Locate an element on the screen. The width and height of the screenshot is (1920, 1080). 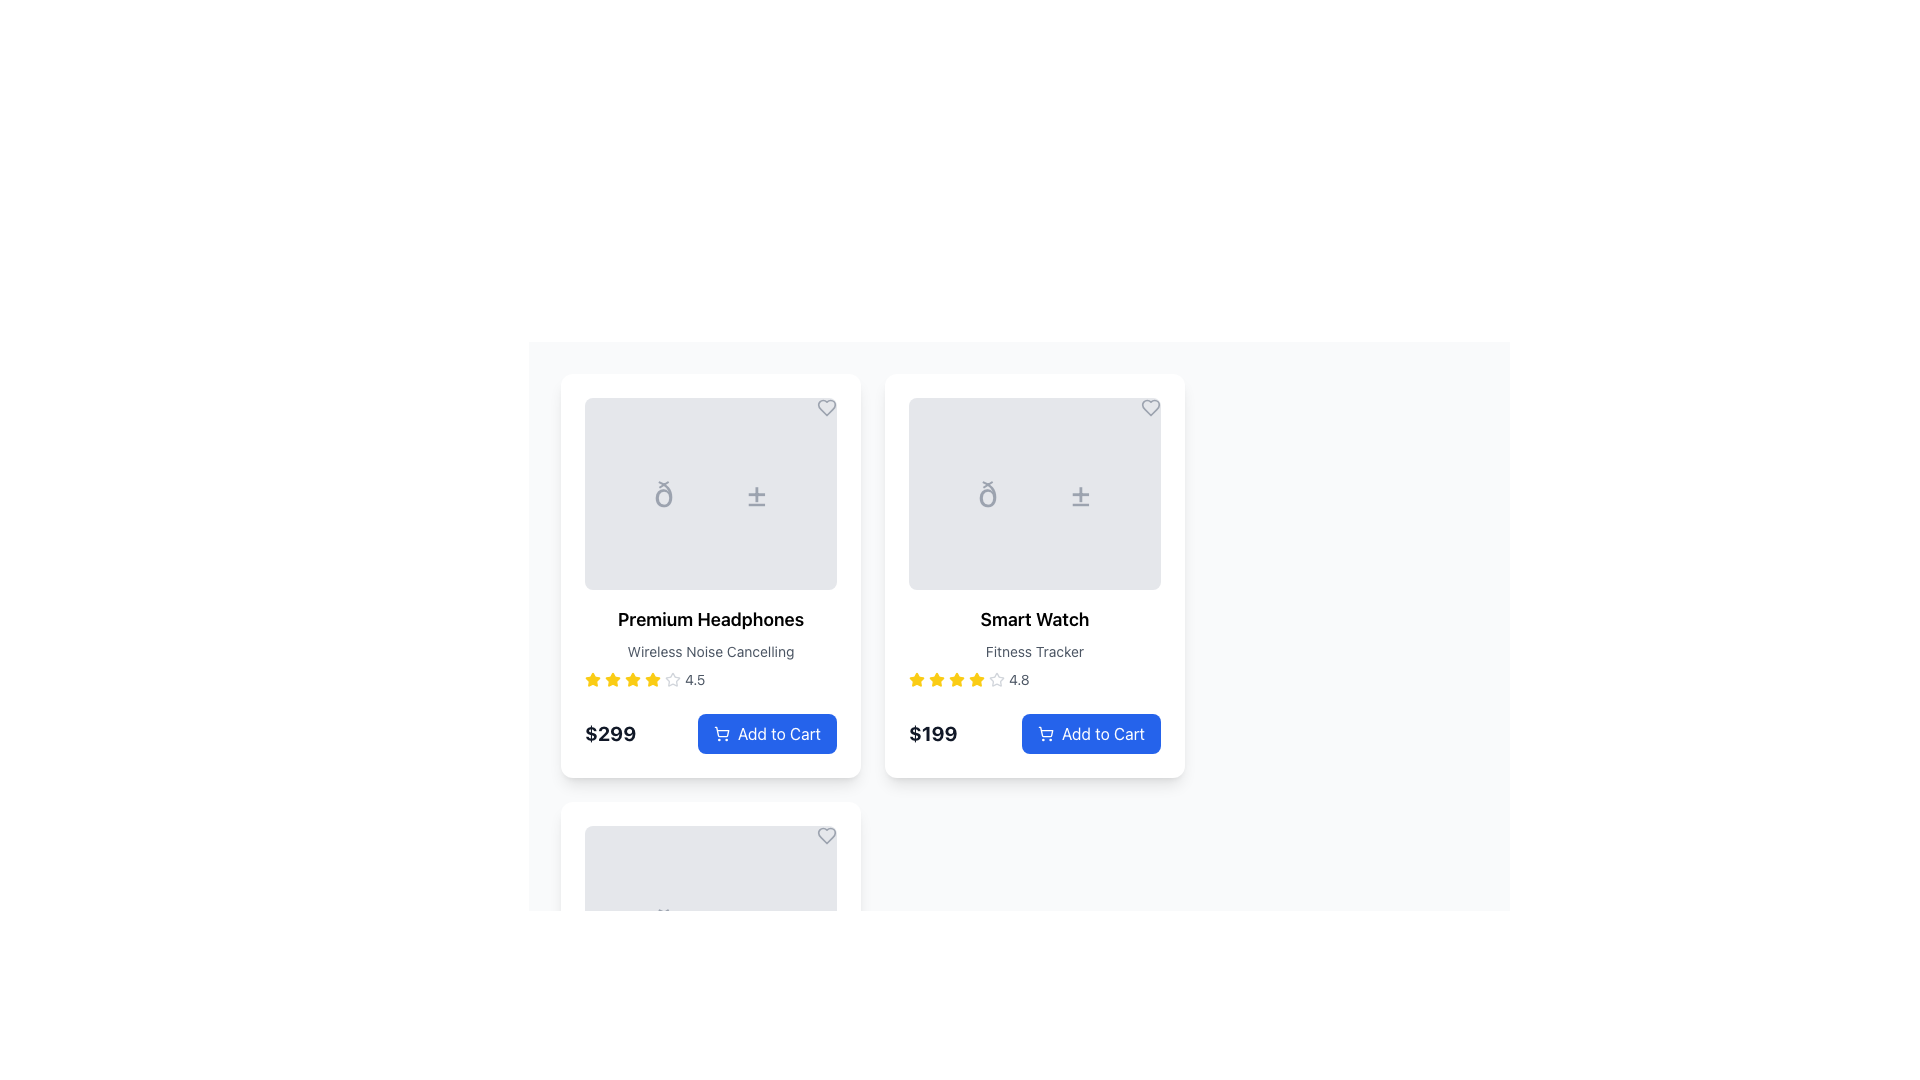
the sixth star icon in the rating system for the 'Premium Headphones' product, which is positioned below the product name and subtitle, and above the price and 'Add to Cart' button is located at coordinates (652, 678).